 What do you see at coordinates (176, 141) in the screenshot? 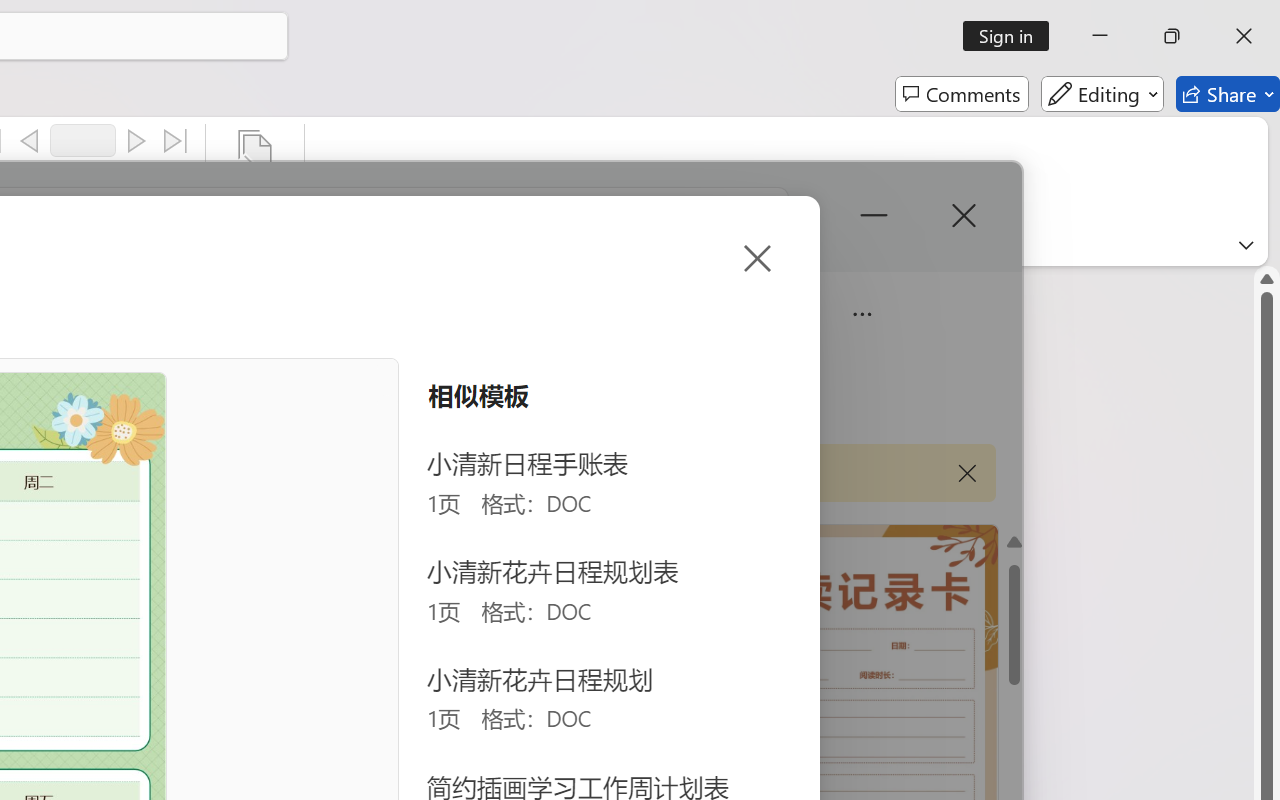
I see `'Last'` at bounding box center [176, 141].